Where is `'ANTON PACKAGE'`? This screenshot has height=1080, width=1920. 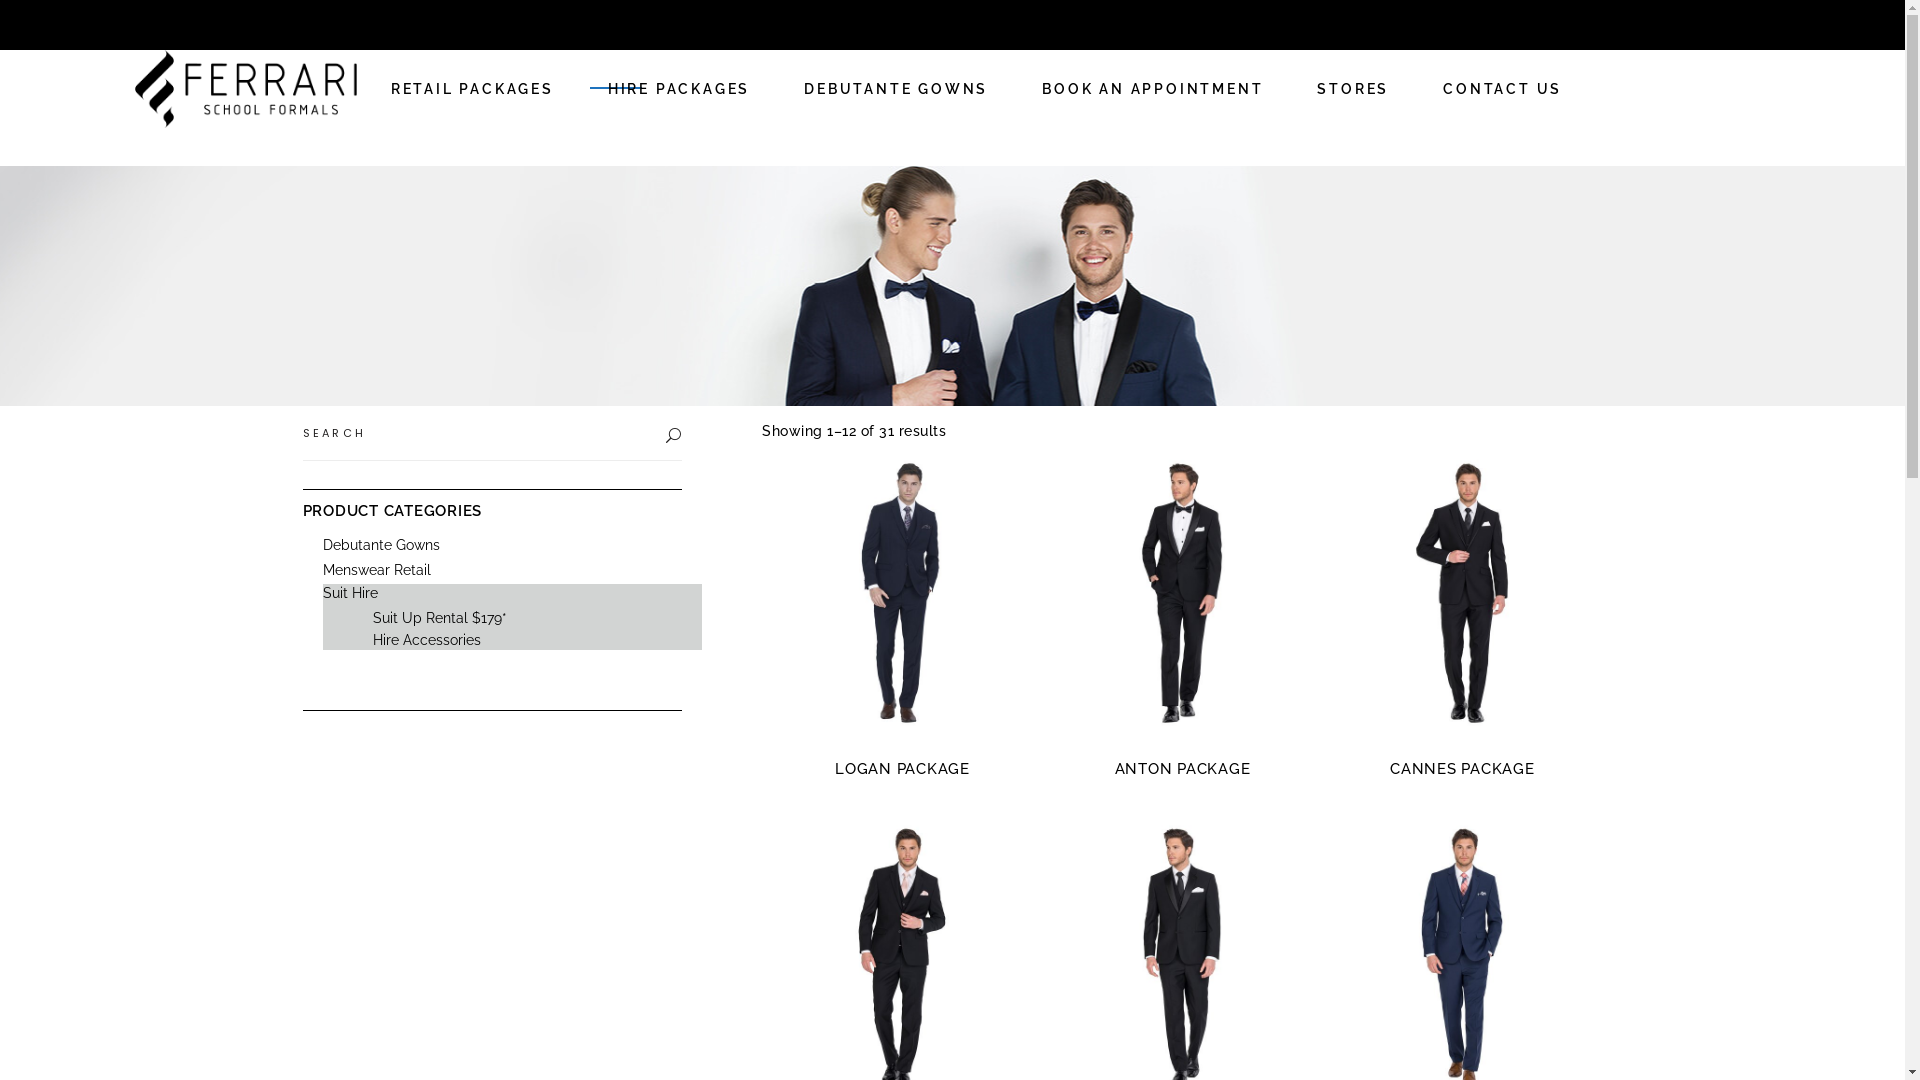
'ANTON PACKAGE' is located at coordinates (1182, 767).